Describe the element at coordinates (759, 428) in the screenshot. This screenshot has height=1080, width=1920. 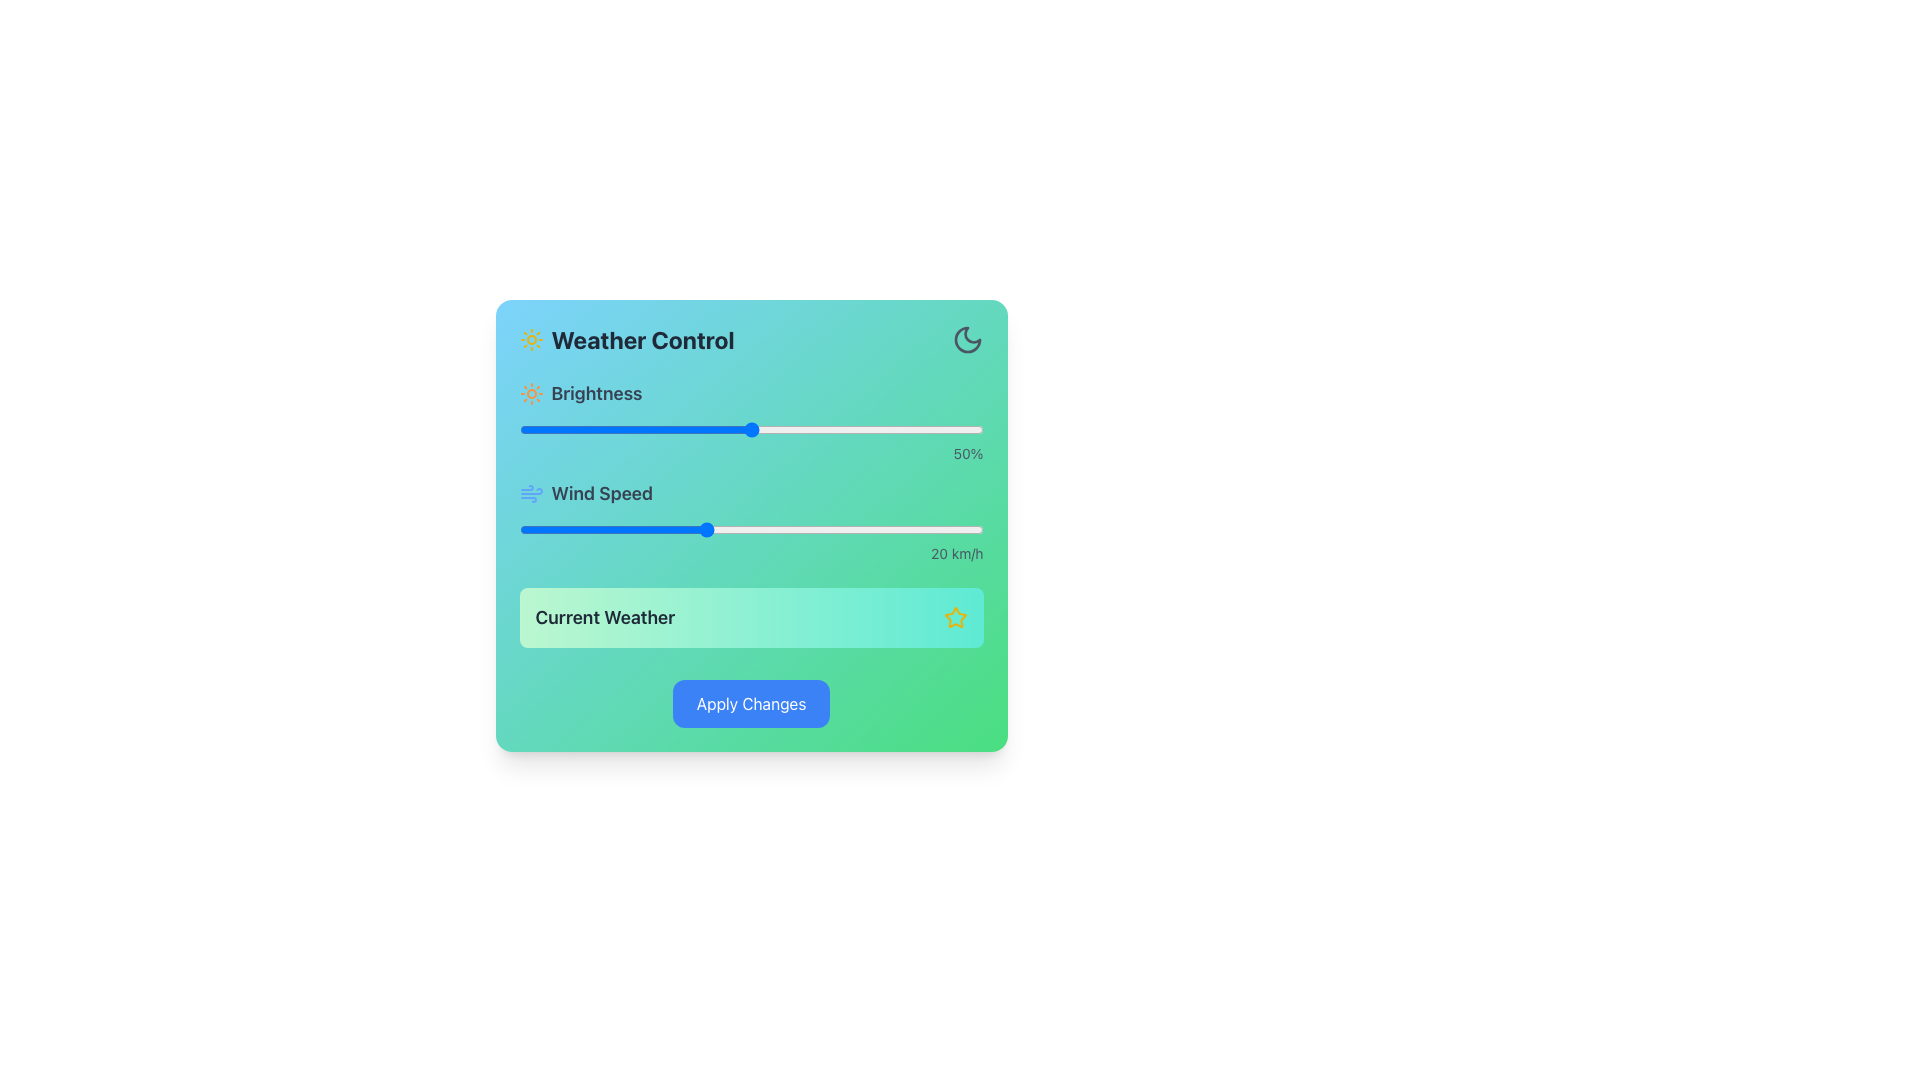
I see `brightness level` at that location.